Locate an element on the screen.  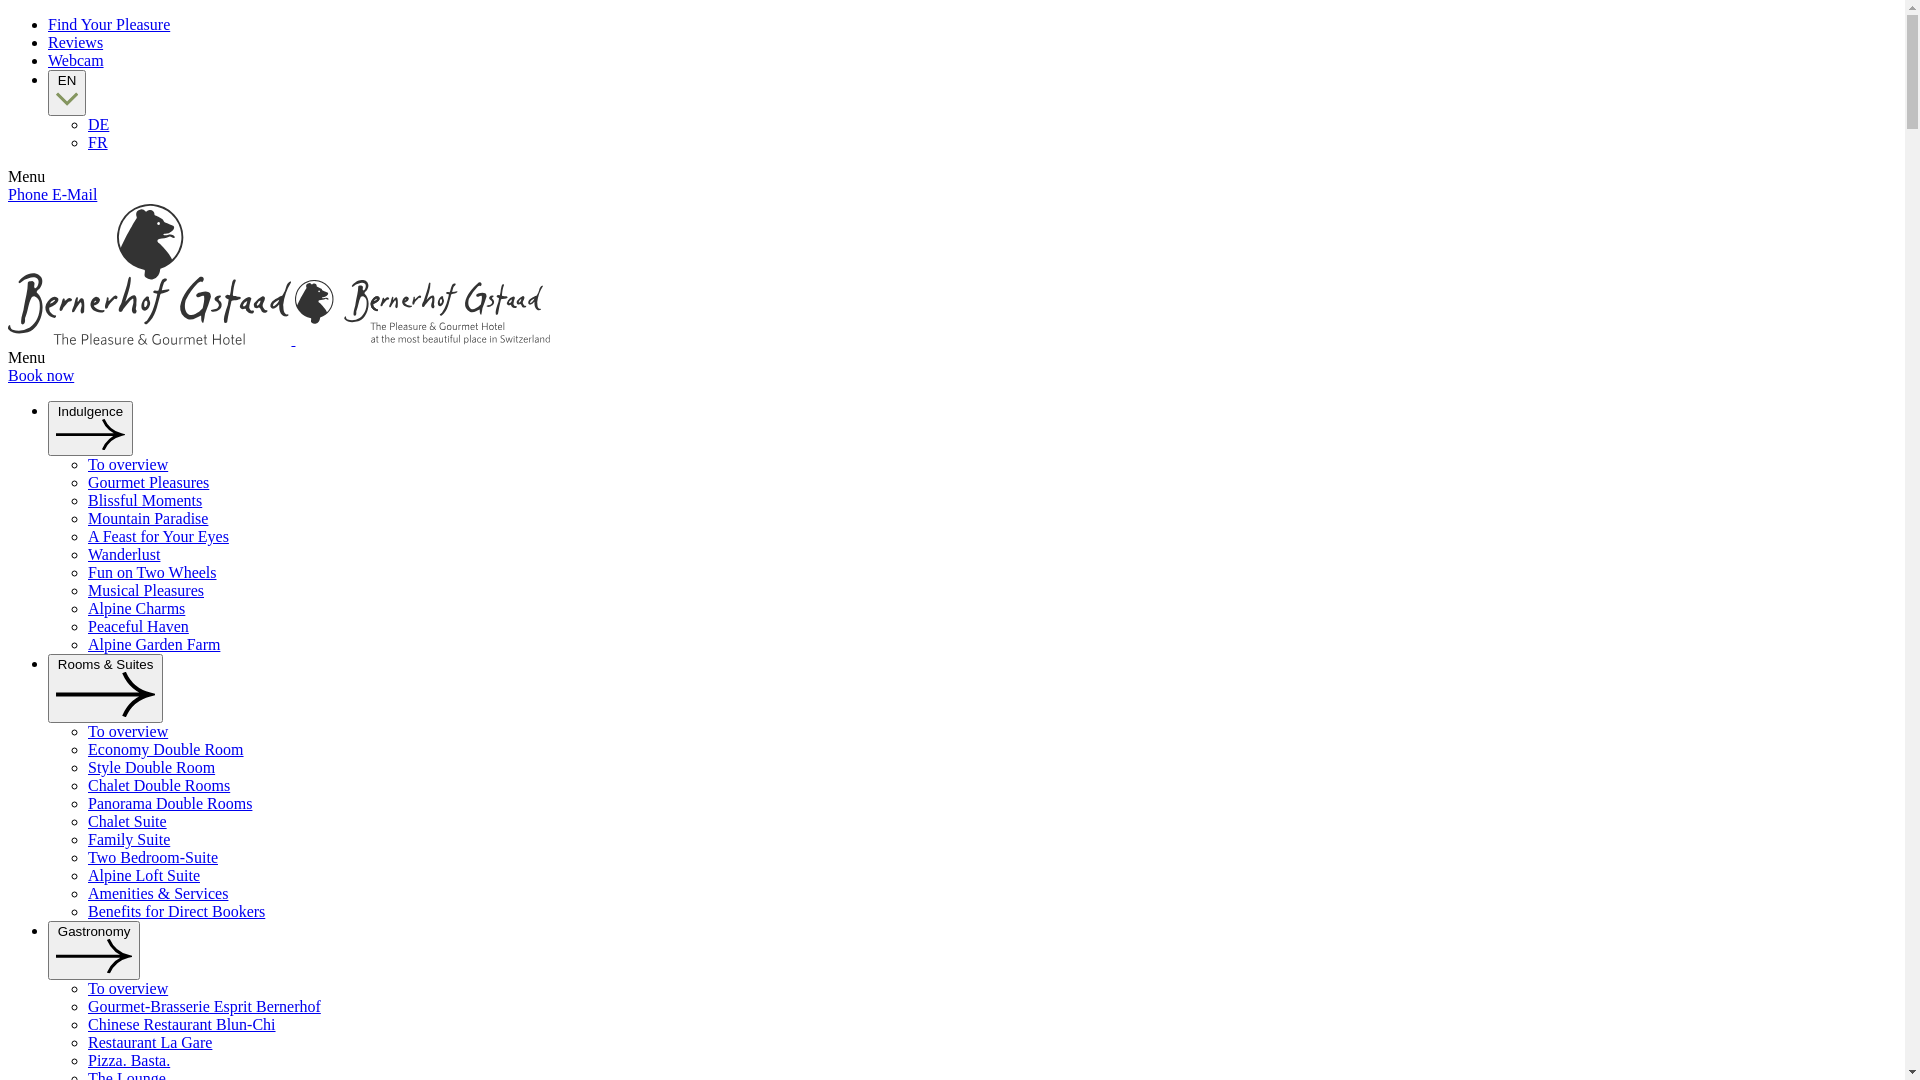
'Chinese Restaurant Blun-Chi' is located at coordinates (182, 1024).